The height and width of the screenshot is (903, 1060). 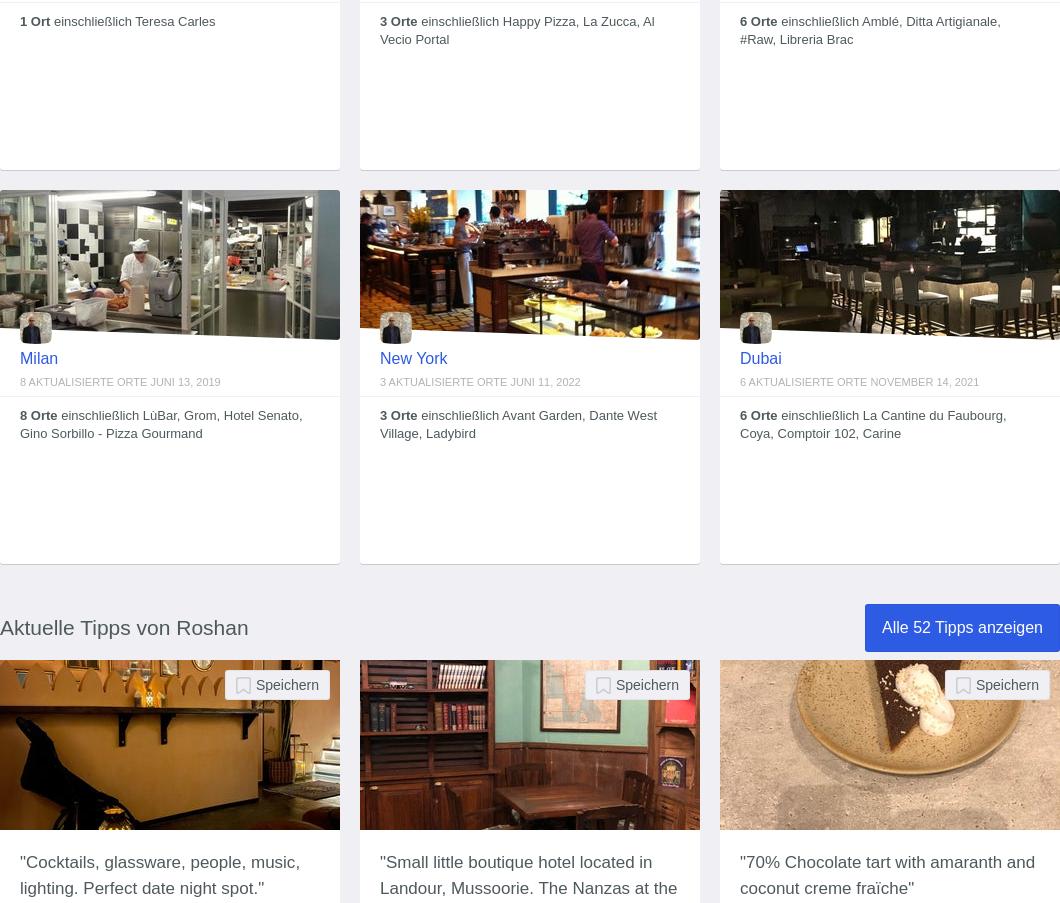 I want to click on 'einschließlich La Cantine du Faubourg, Coya, Comptoir 102, Carine', so click(x=873, y=423).